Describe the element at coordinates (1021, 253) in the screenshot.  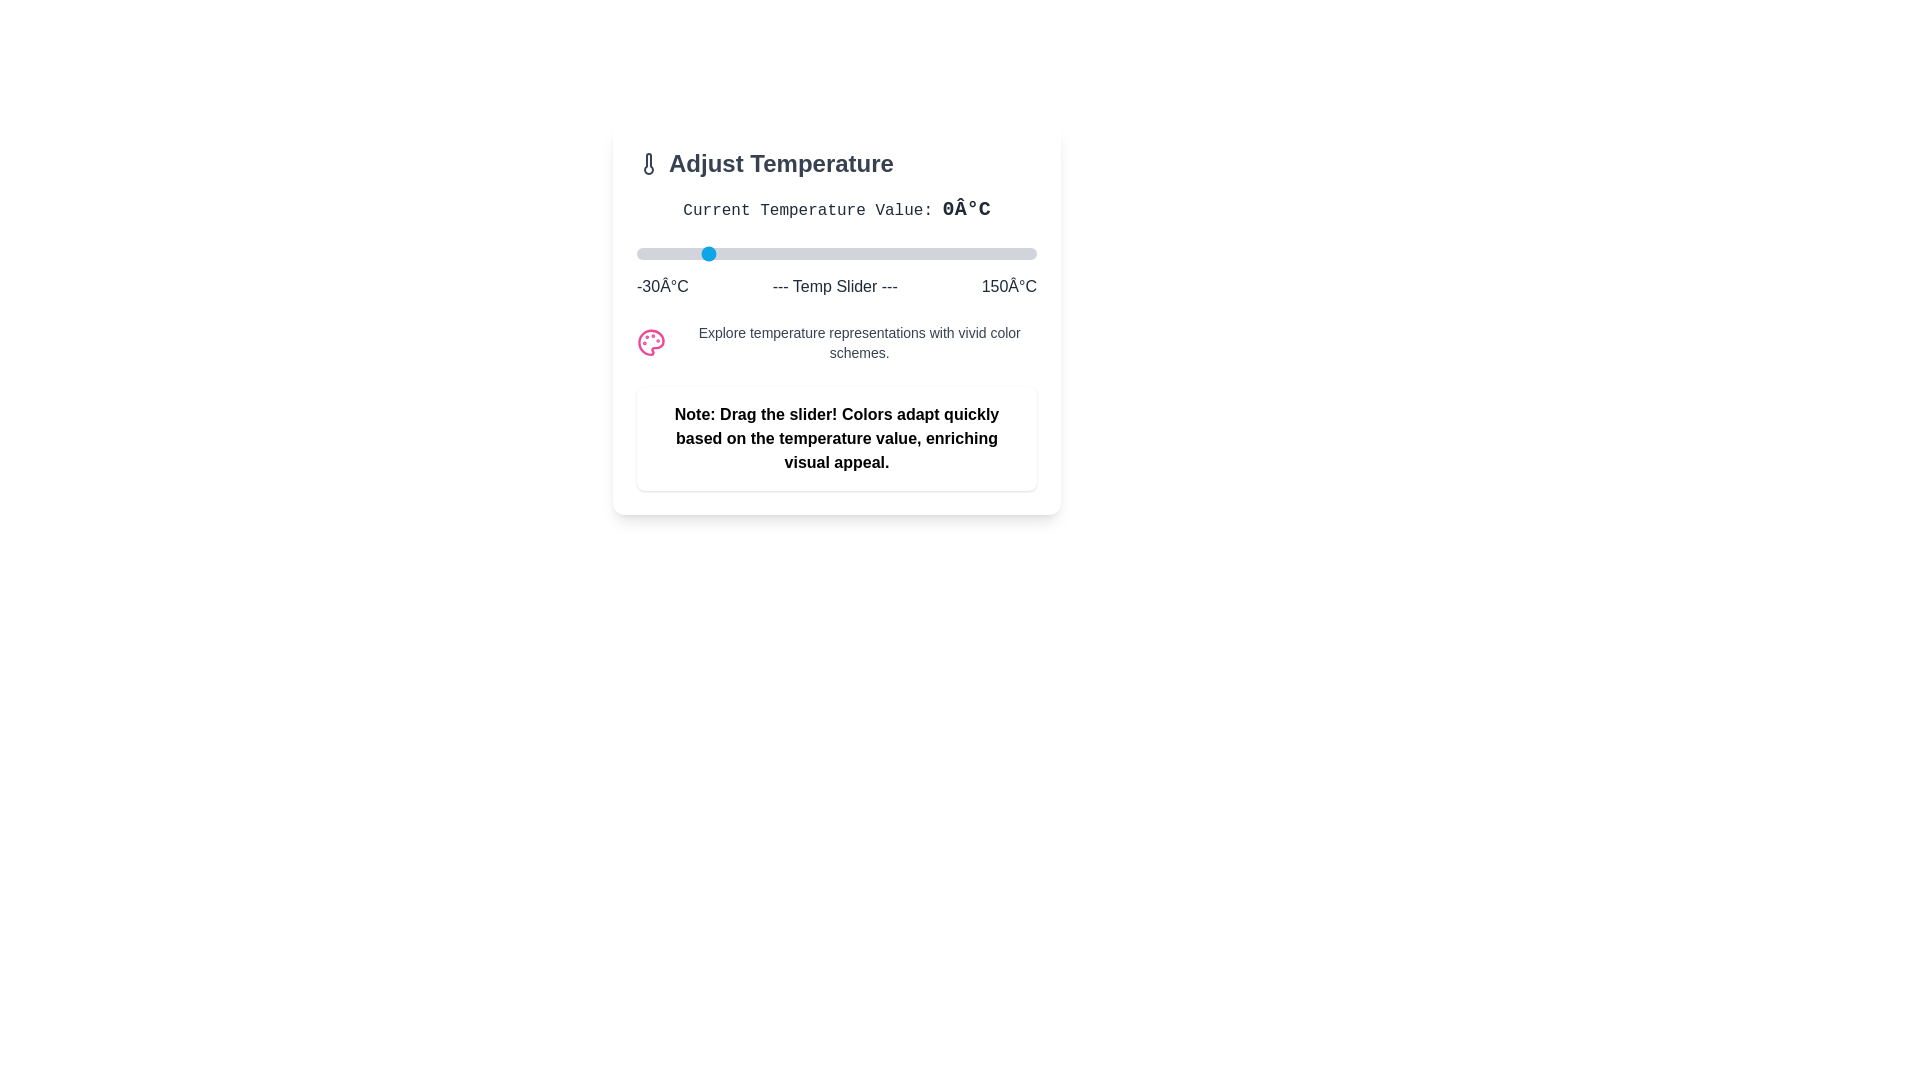
I see `the temperature slider to set the temperature to 143°C` at that location.